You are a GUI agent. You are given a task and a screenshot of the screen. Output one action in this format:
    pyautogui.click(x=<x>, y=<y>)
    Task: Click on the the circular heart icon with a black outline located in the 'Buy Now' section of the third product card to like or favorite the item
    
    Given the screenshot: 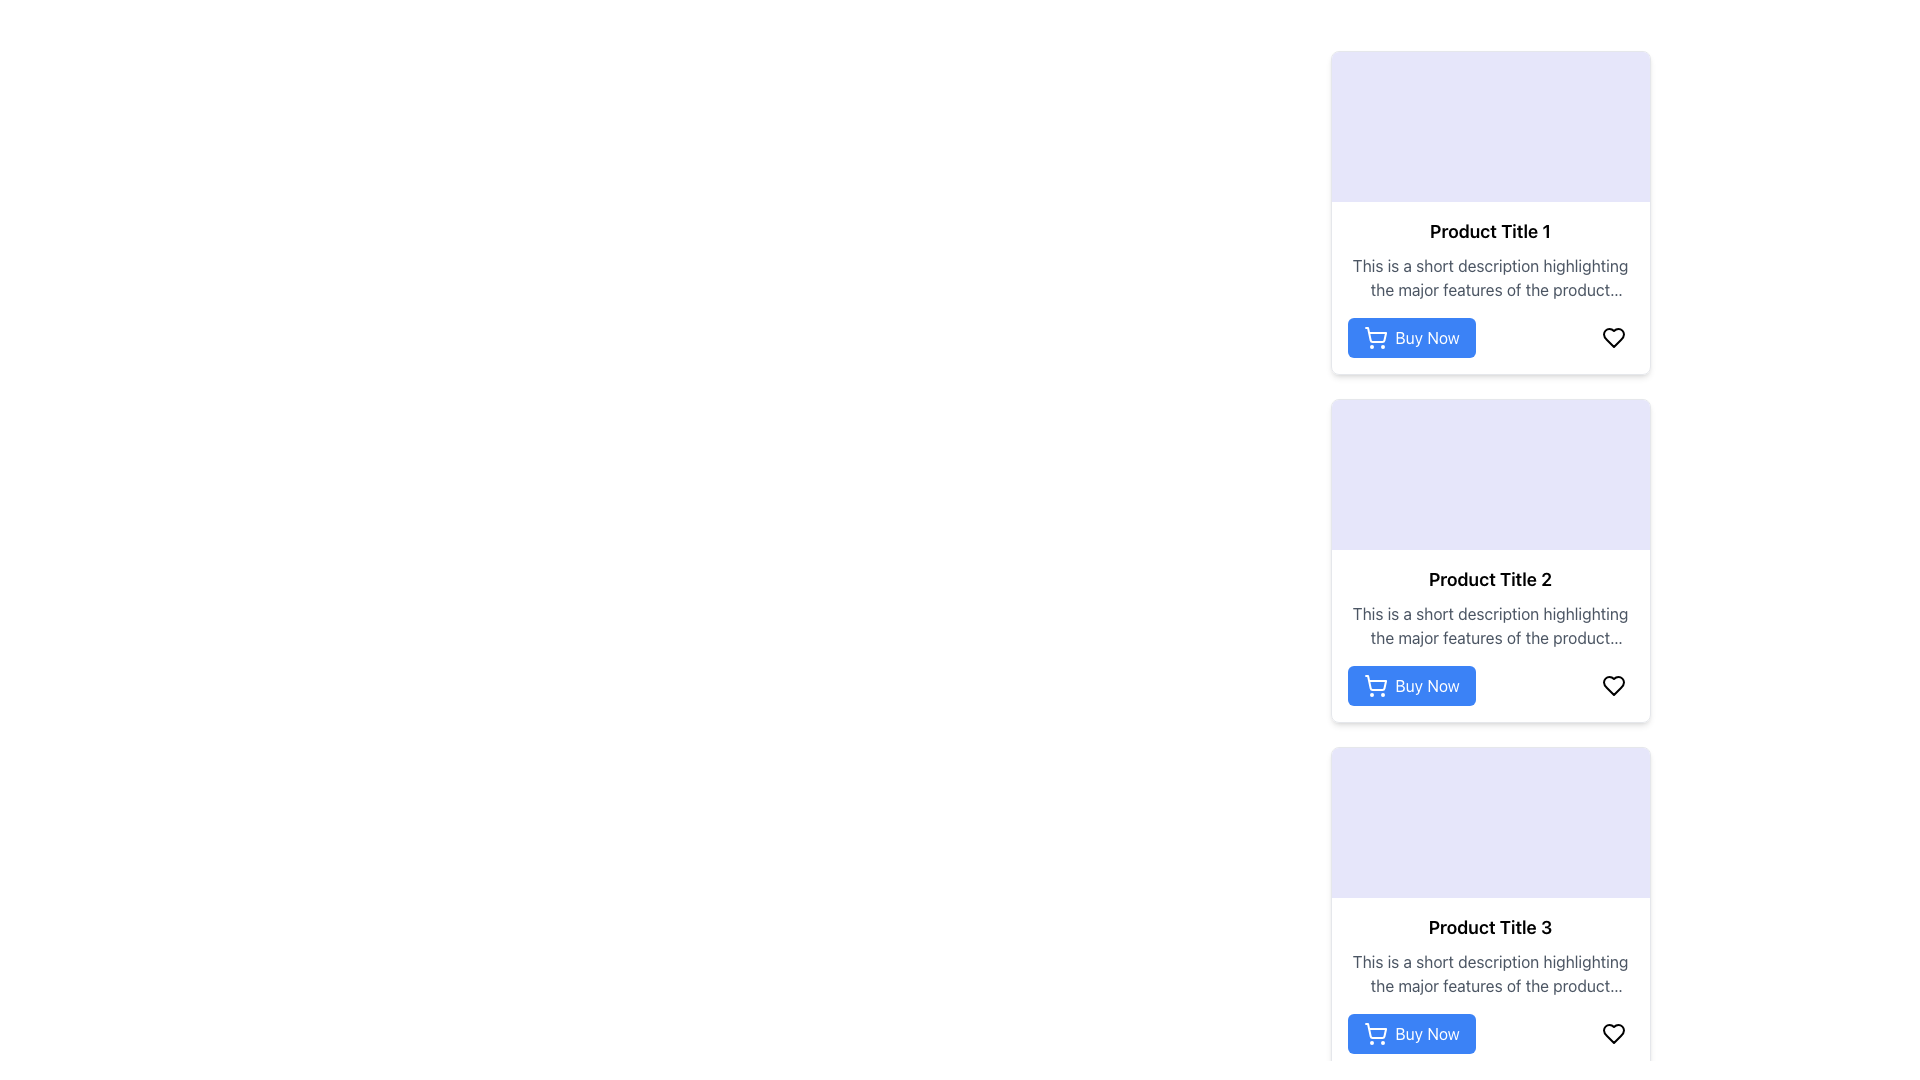 What is the action you would take?
    pyautogui.click(x=1613, y=1033)
    